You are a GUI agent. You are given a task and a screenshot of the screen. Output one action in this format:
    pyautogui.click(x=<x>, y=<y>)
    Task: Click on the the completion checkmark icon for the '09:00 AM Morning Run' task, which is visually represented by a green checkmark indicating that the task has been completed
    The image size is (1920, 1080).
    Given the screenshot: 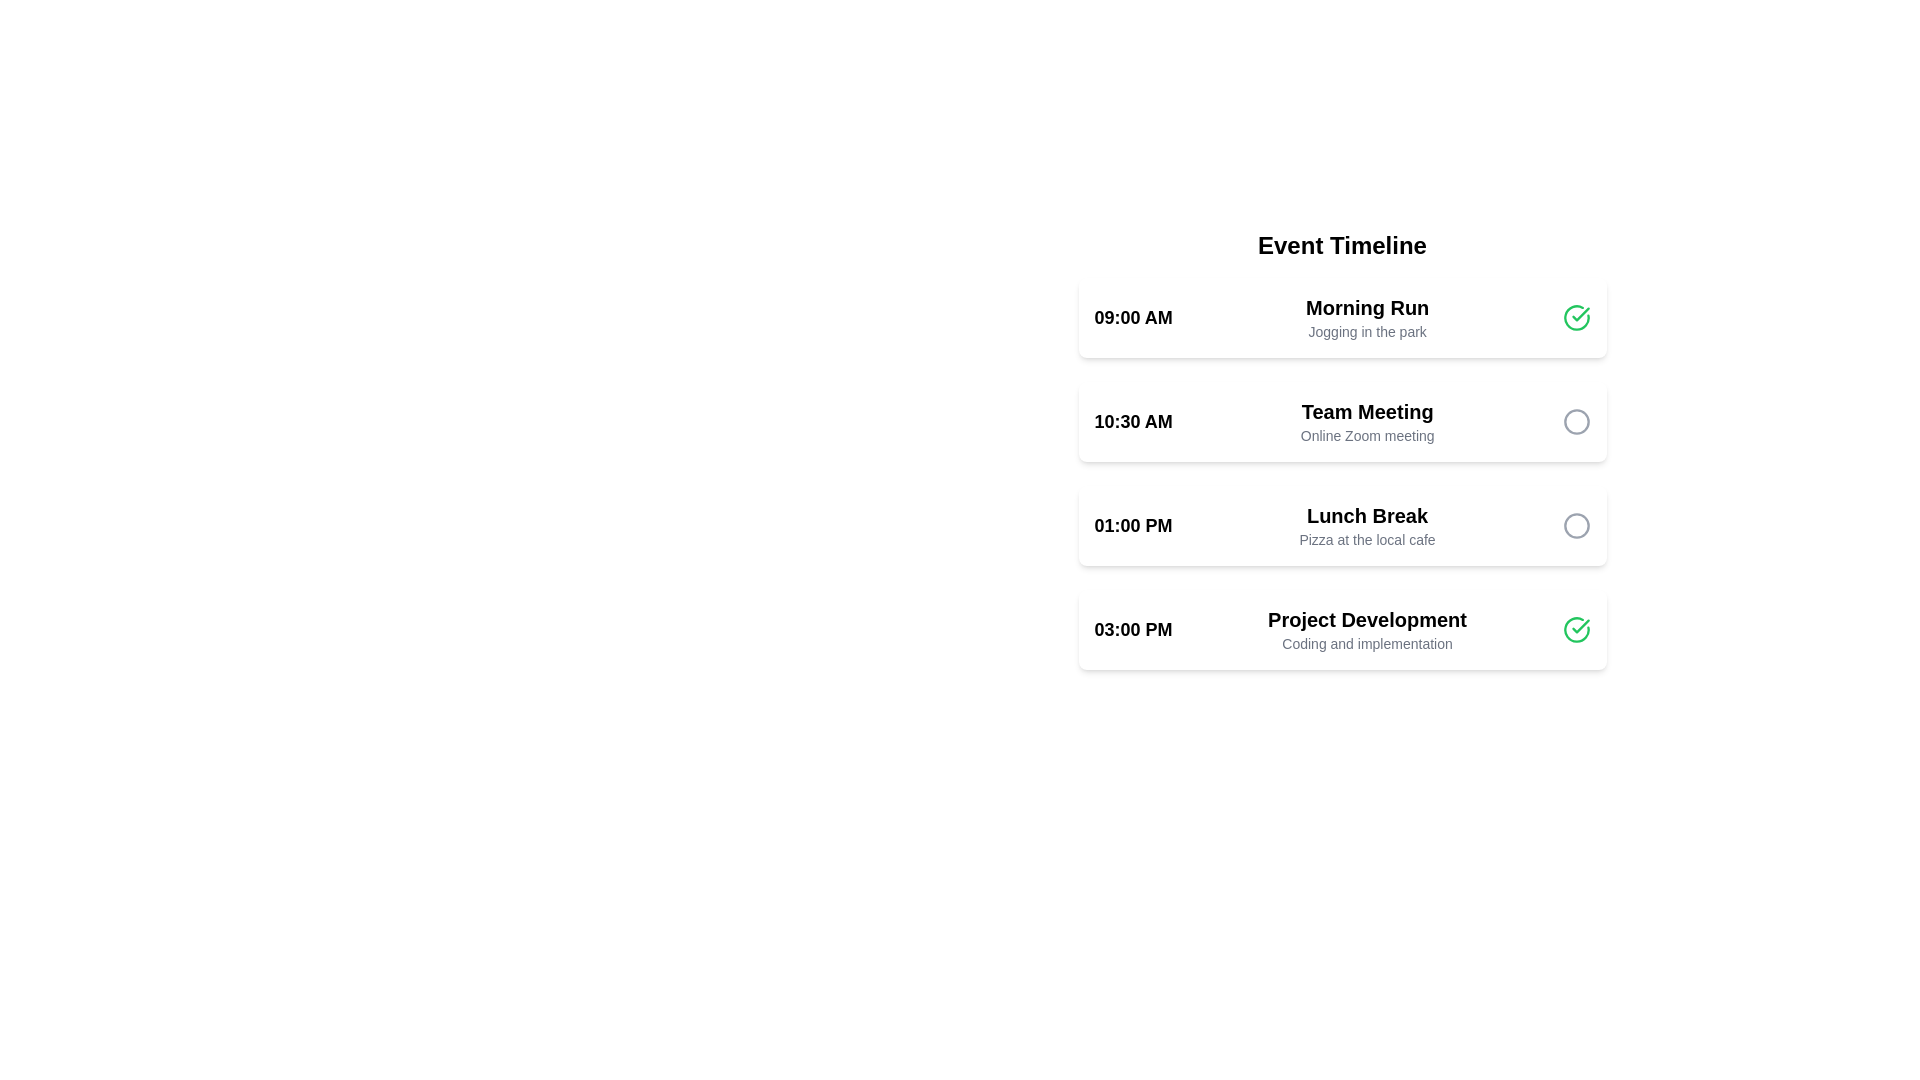 What is the action you would take?
    pyautogui.click(x=1575, y=316)
    